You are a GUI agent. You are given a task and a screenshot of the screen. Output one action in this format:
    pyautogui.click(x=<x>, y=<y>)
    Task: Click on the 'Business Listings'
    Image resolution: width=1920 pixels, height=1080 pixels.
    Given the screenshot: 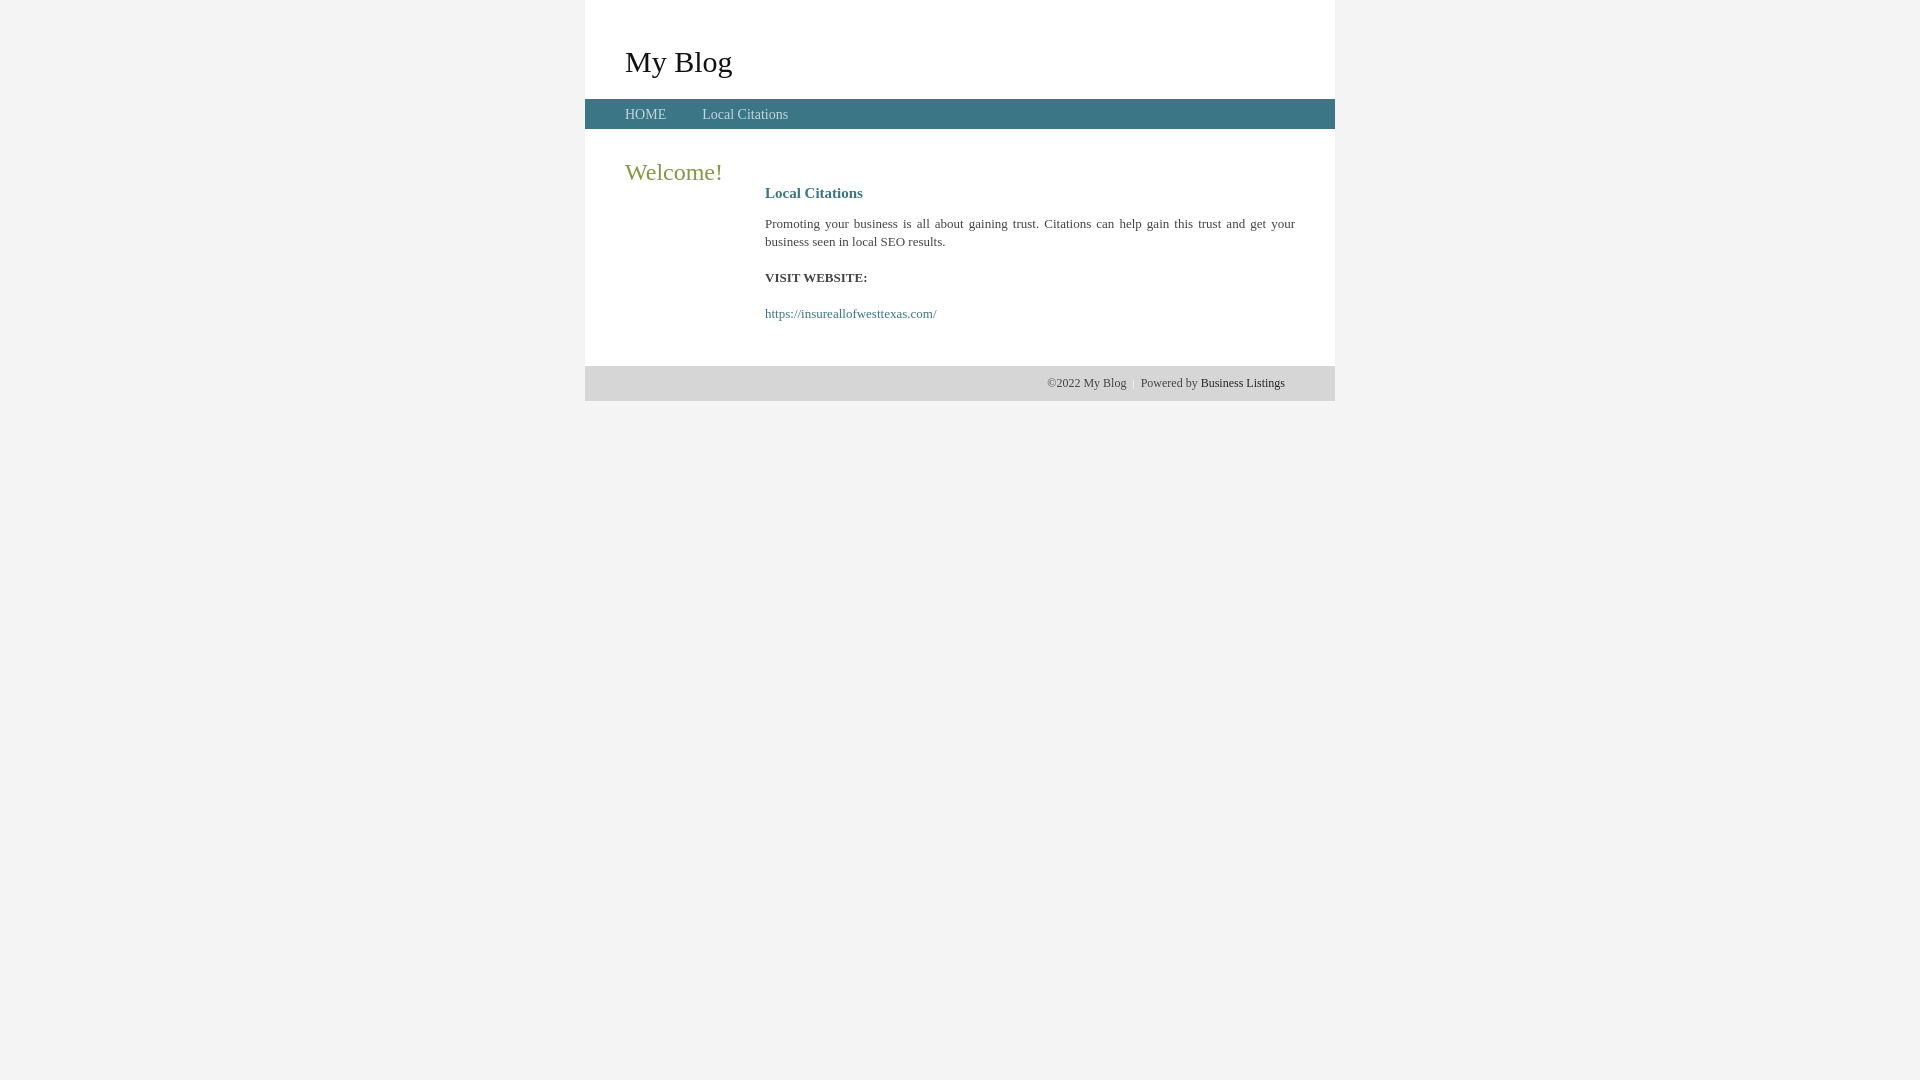 What is the action you would take?
    pyautogui.click(x=1242, y=382)
    